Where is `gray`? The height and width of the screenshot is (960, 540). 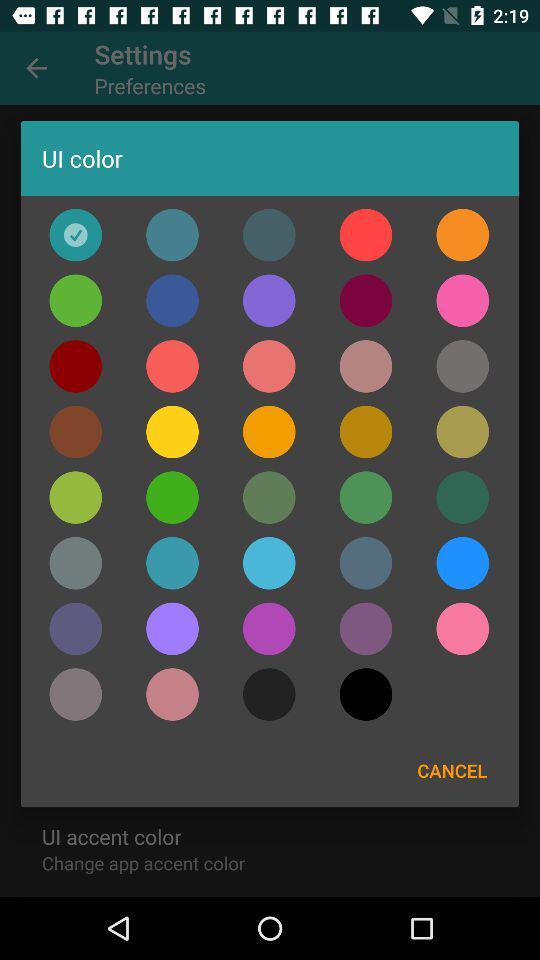 gray is located at coordinates (365, 563).